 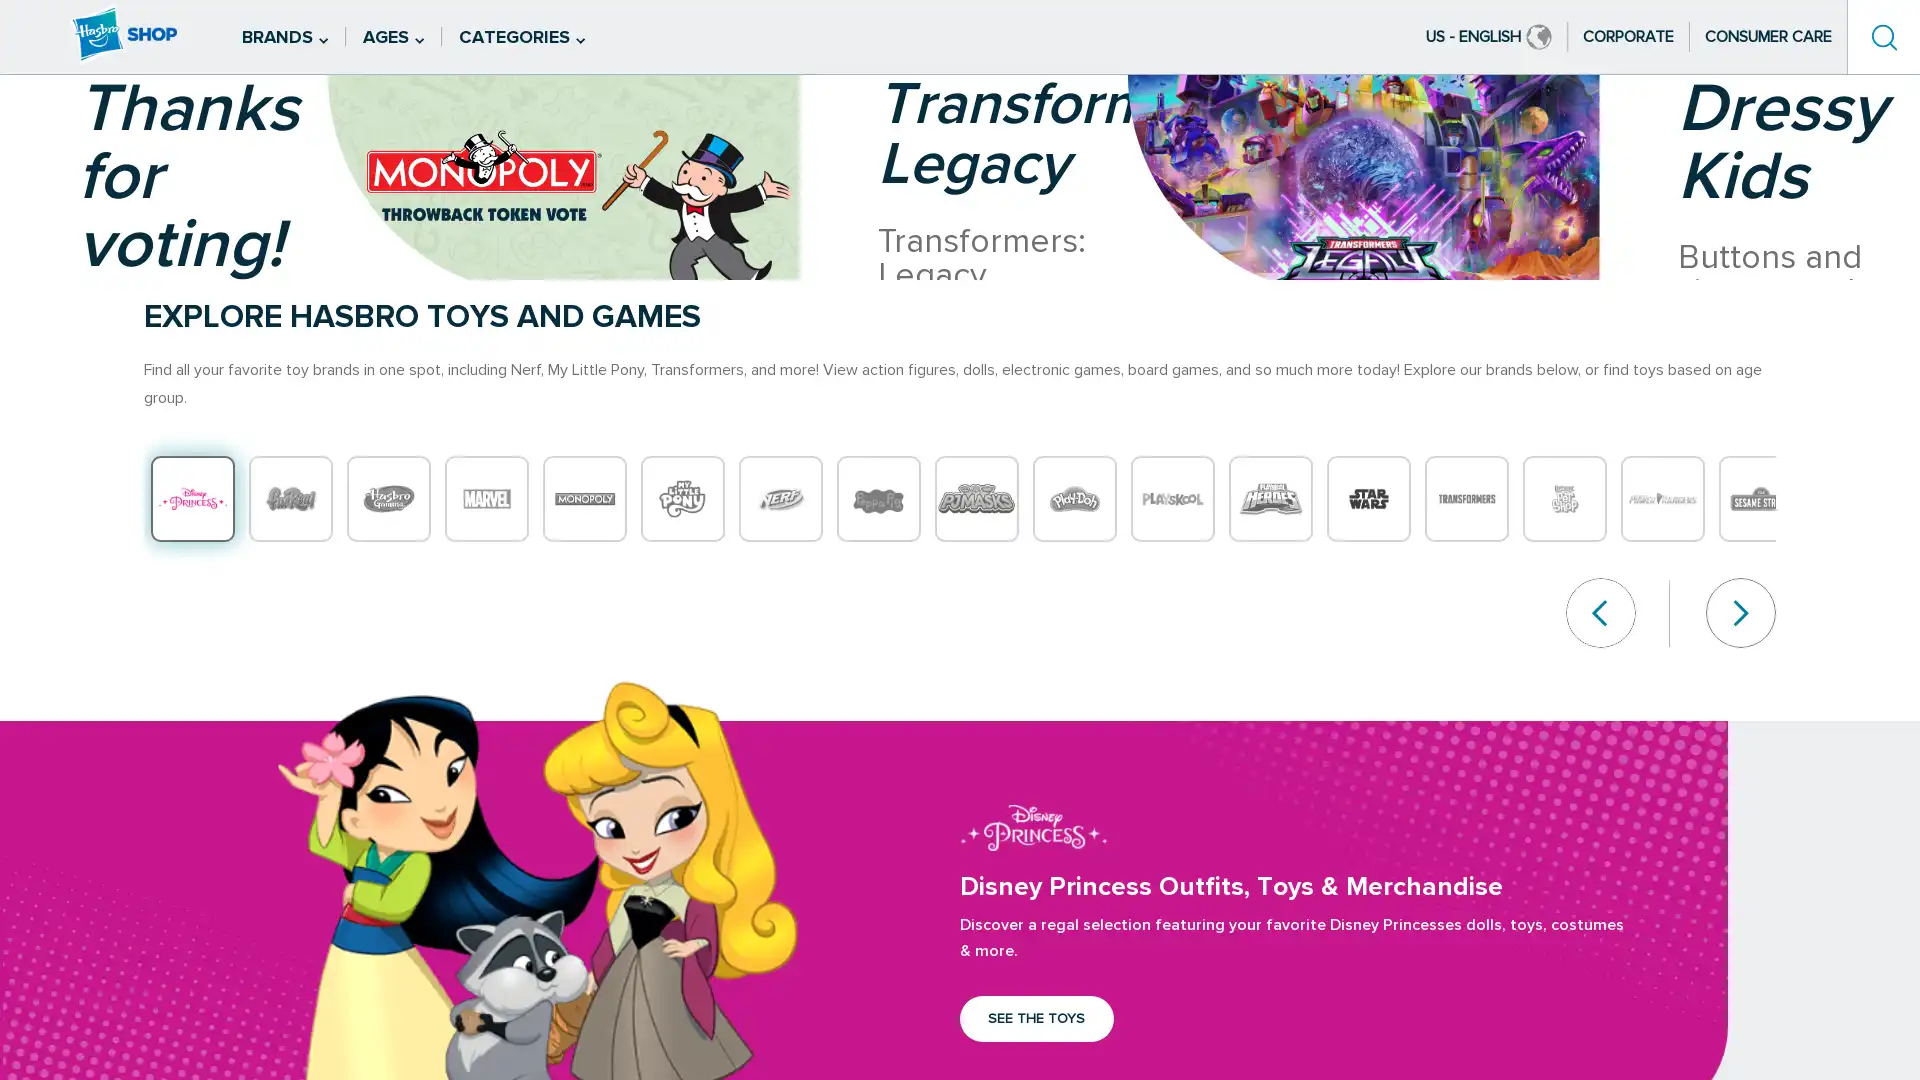 What do you see at coordinates (72, 400) in the screenshot?
I see `4` at bounding box center [72, 400].